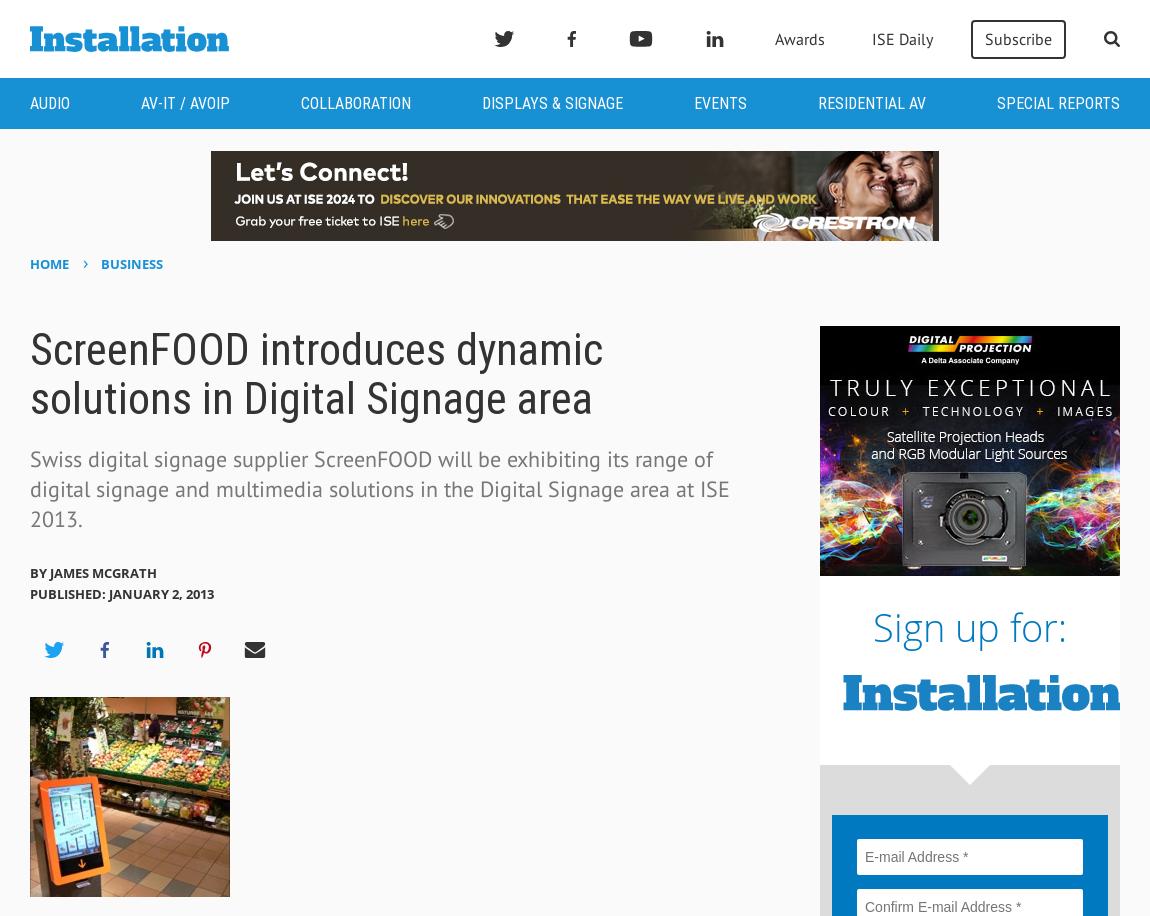 This screenshot has width=1150, height=916. What do you see at coordinates (1058, 102) in the screenshot?
I see `'Special Reports'` at bounding box center [1058, 102].